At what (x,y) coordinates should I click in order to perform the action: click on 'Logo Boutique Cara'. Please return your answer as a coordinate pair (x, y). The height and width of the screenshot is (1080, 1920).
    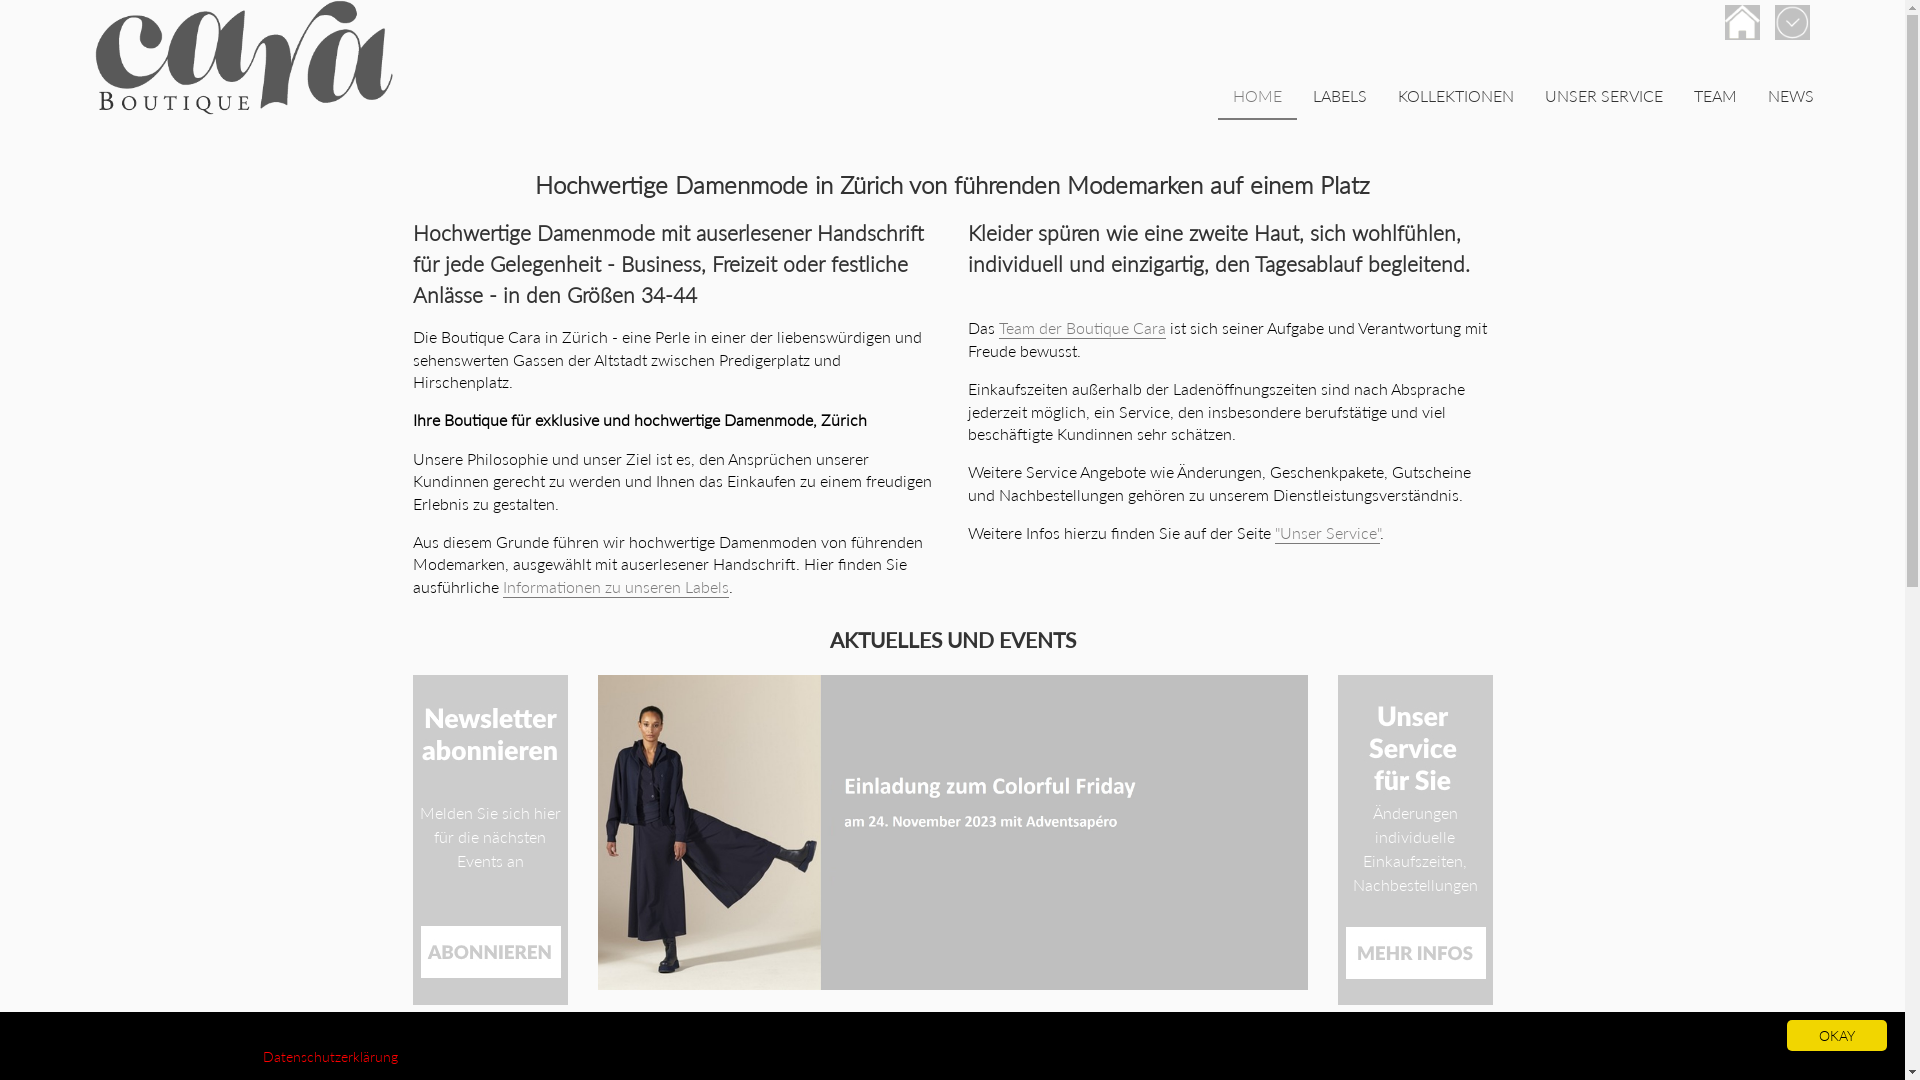
    Looking at the image, I should click on (243, 56).